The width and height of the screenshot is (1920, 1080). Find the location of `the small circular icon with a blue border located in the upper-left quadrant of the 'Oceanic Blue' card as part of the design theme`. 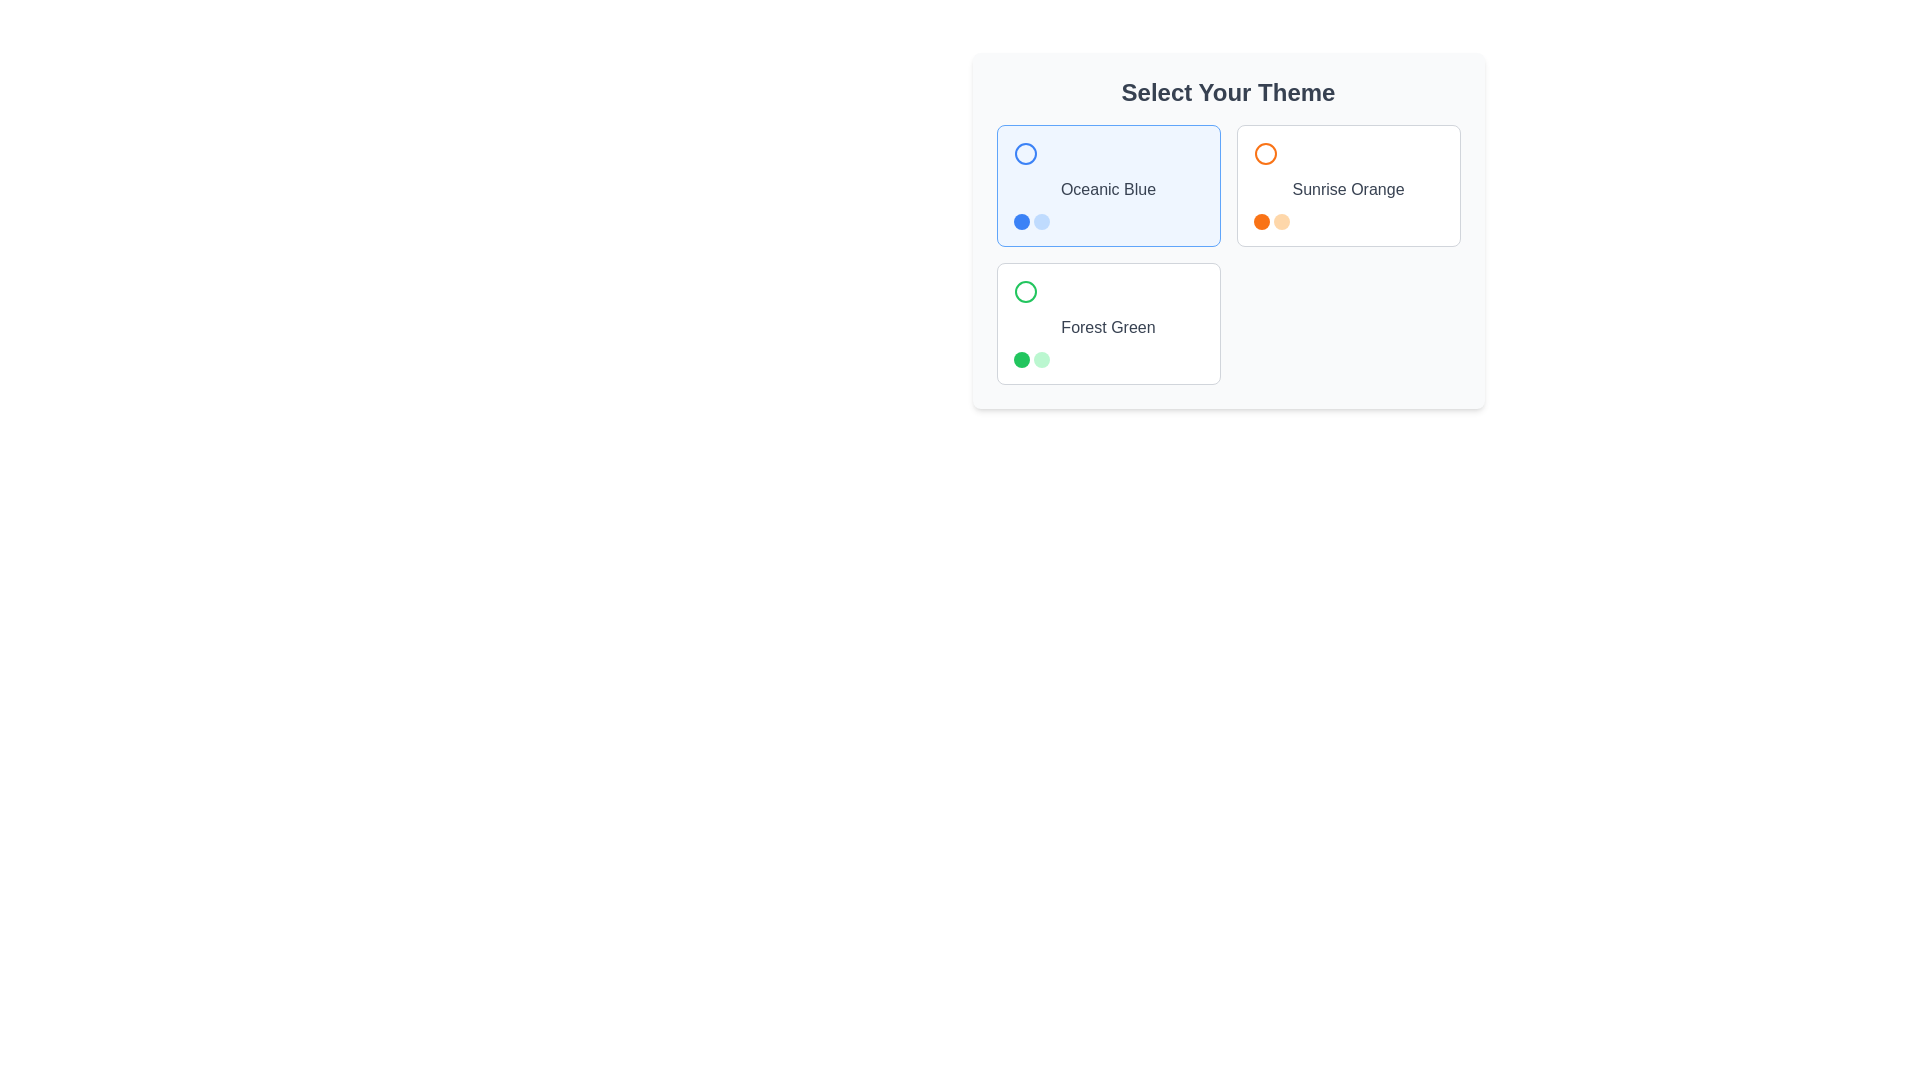

the small circular icon with a blue border located in the upper-left quadrant of the 'Oceanic Blue' card as part of the design theme is located at coordinates (1025, 153).